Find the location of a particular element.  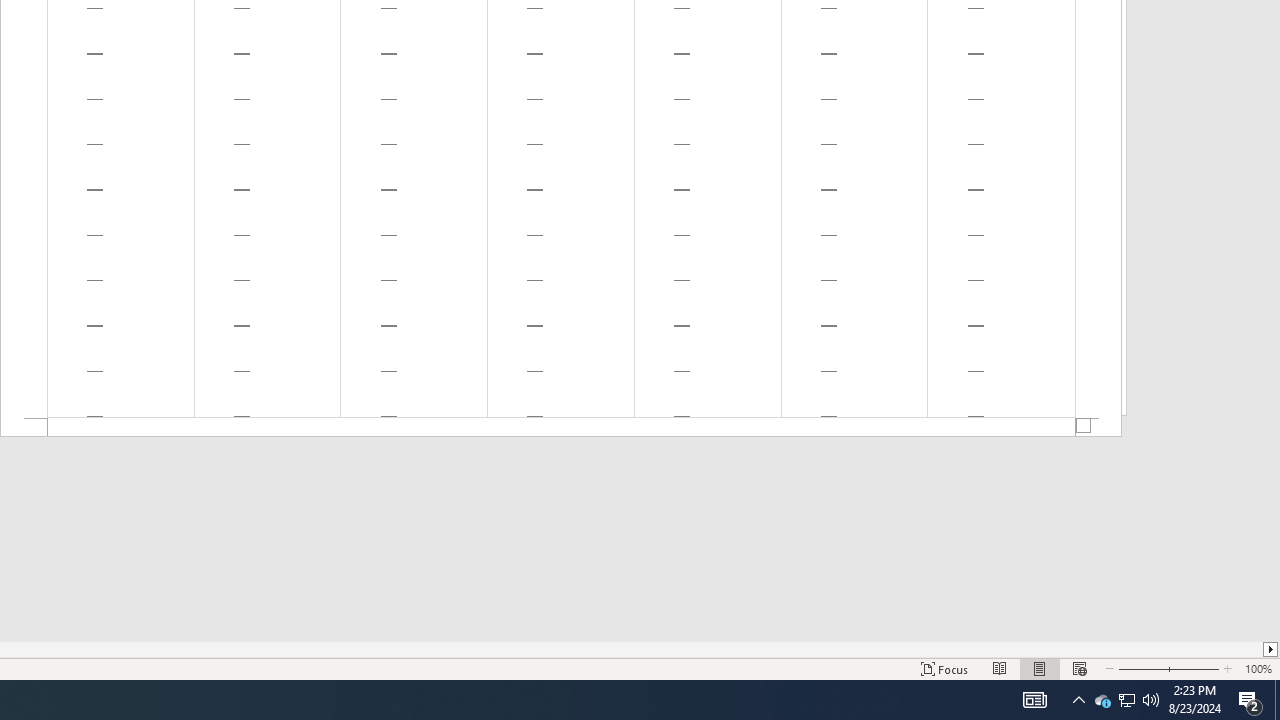

'Zoom Out' is located at coordinates (1143, 669).